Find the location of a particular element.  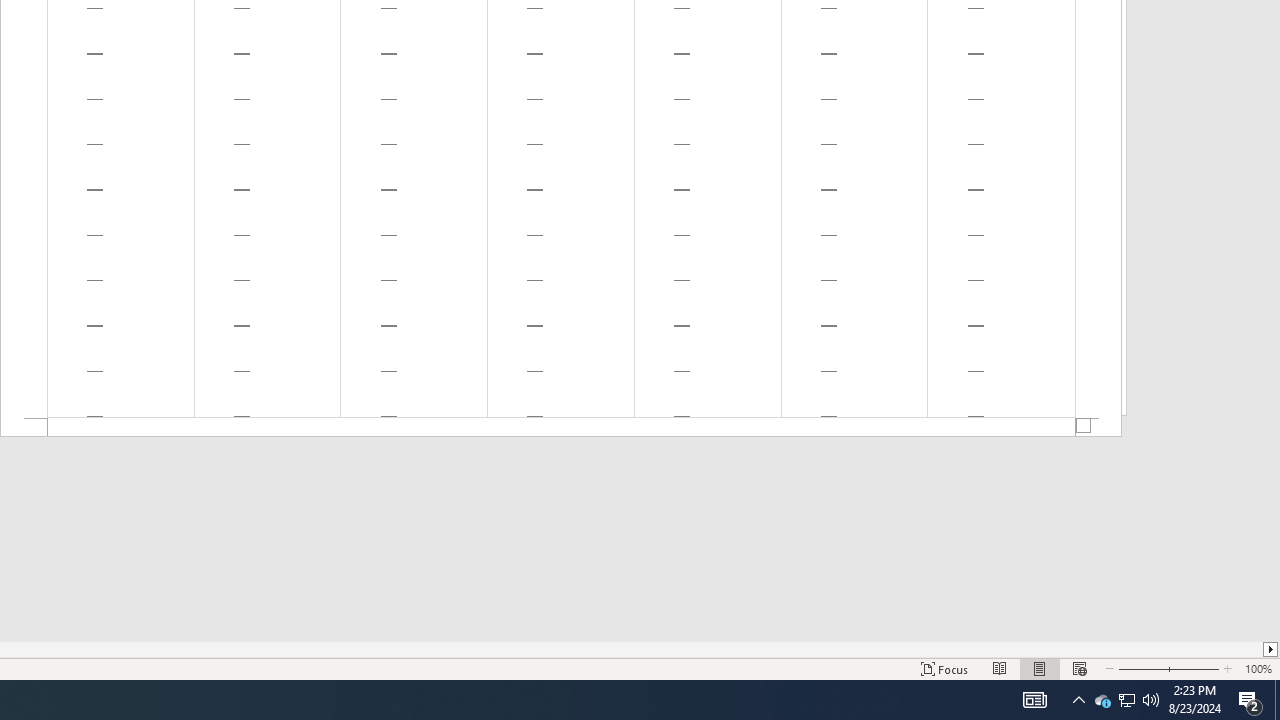

'Zoom Out' is located at coordinates (1143, 669).